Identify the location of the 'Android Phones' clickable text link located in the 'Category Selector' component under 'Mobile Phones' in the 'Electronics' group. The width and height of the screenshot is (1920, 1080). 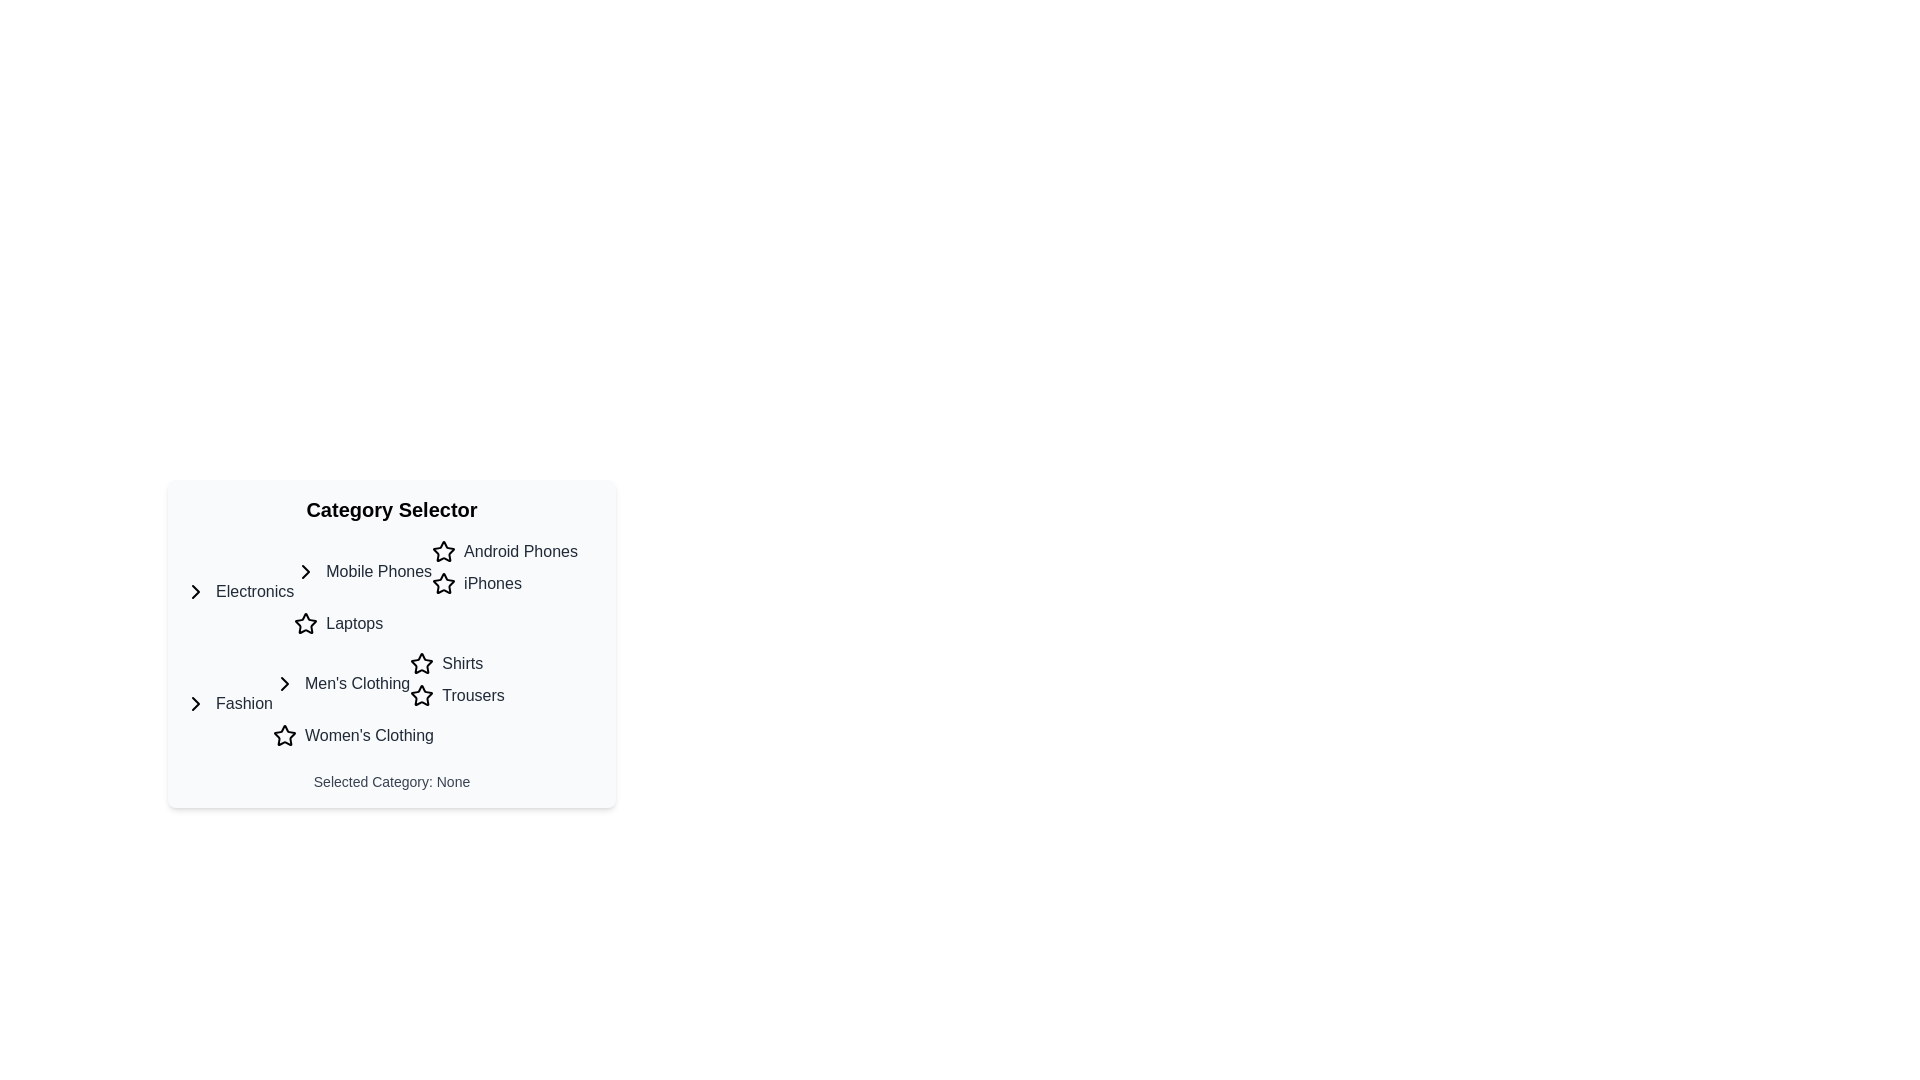
(521, 551).